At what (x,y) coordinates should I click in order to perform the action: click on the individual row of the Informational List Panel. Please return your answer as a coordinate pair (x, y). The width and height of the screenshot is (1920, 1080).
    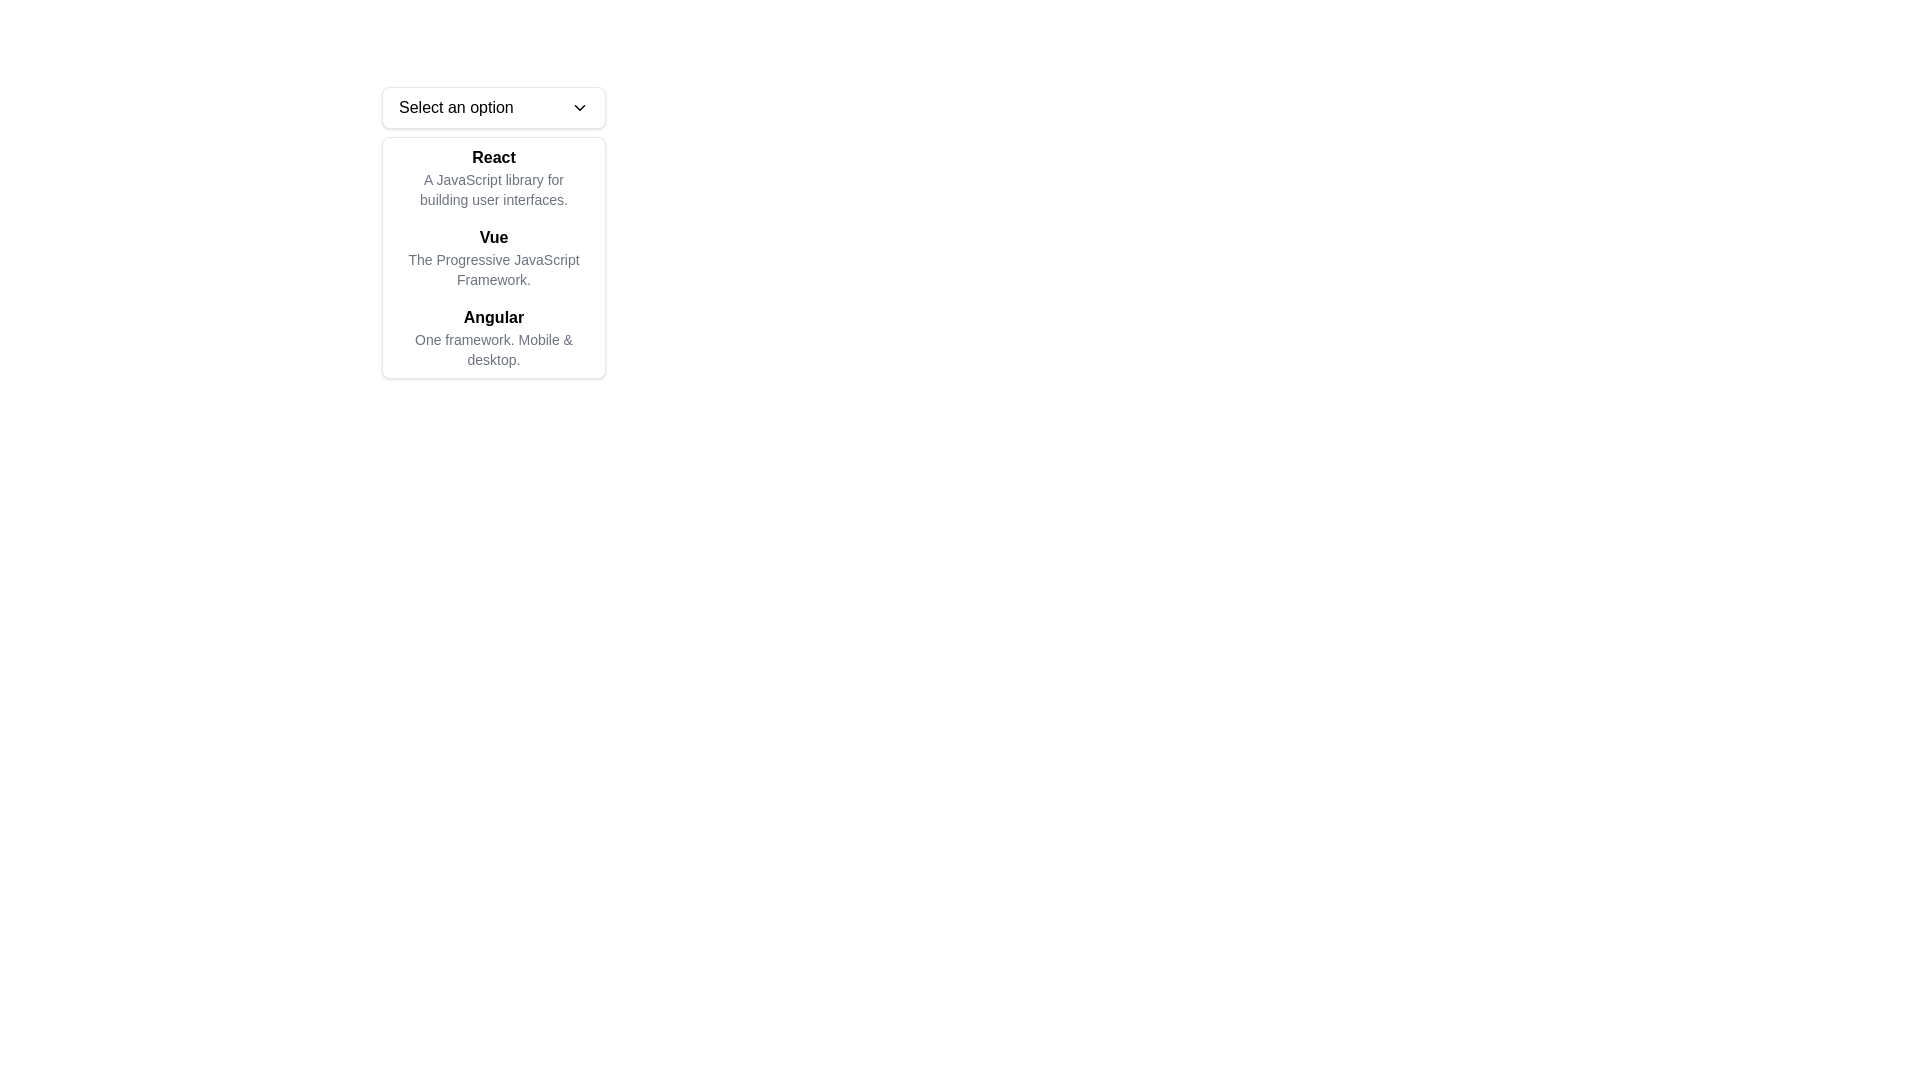
    Looking at the image, I should click on (494, 257).